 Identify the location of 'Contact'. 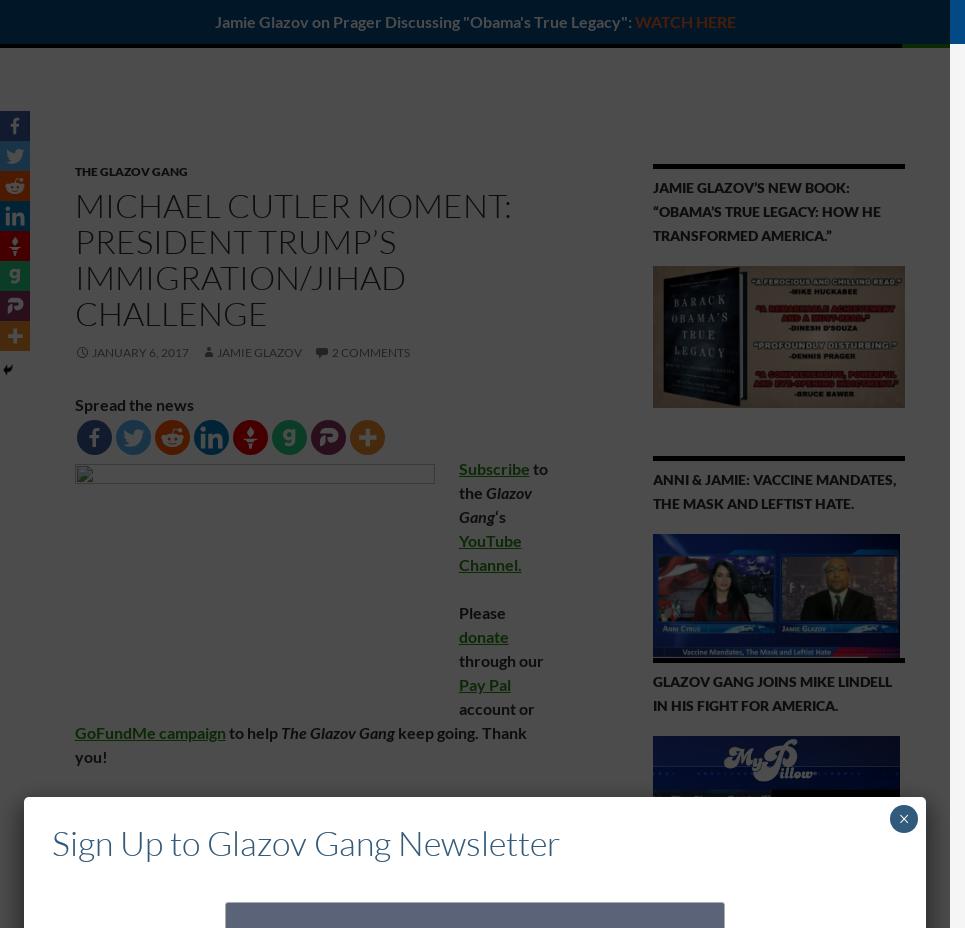
(800, 22).